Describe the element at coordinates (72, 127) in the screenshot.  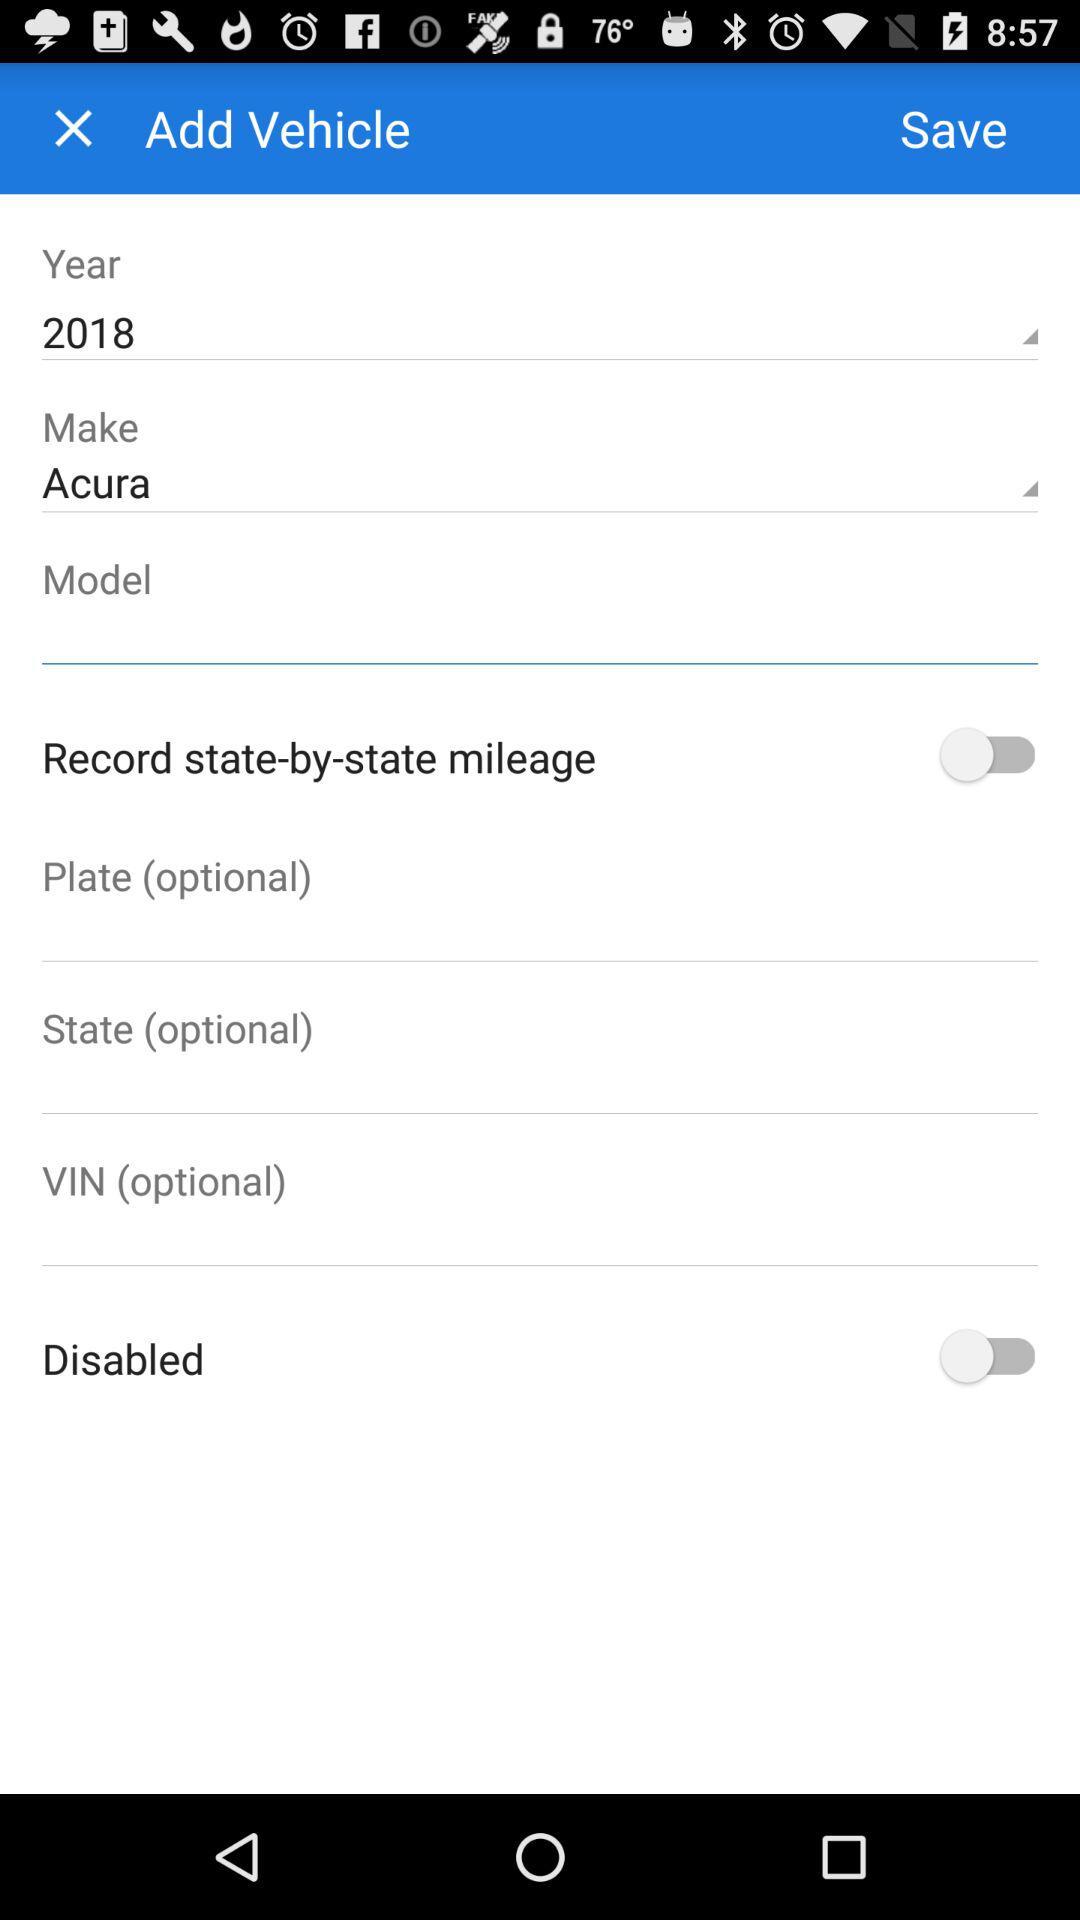
I see `window` at that location.